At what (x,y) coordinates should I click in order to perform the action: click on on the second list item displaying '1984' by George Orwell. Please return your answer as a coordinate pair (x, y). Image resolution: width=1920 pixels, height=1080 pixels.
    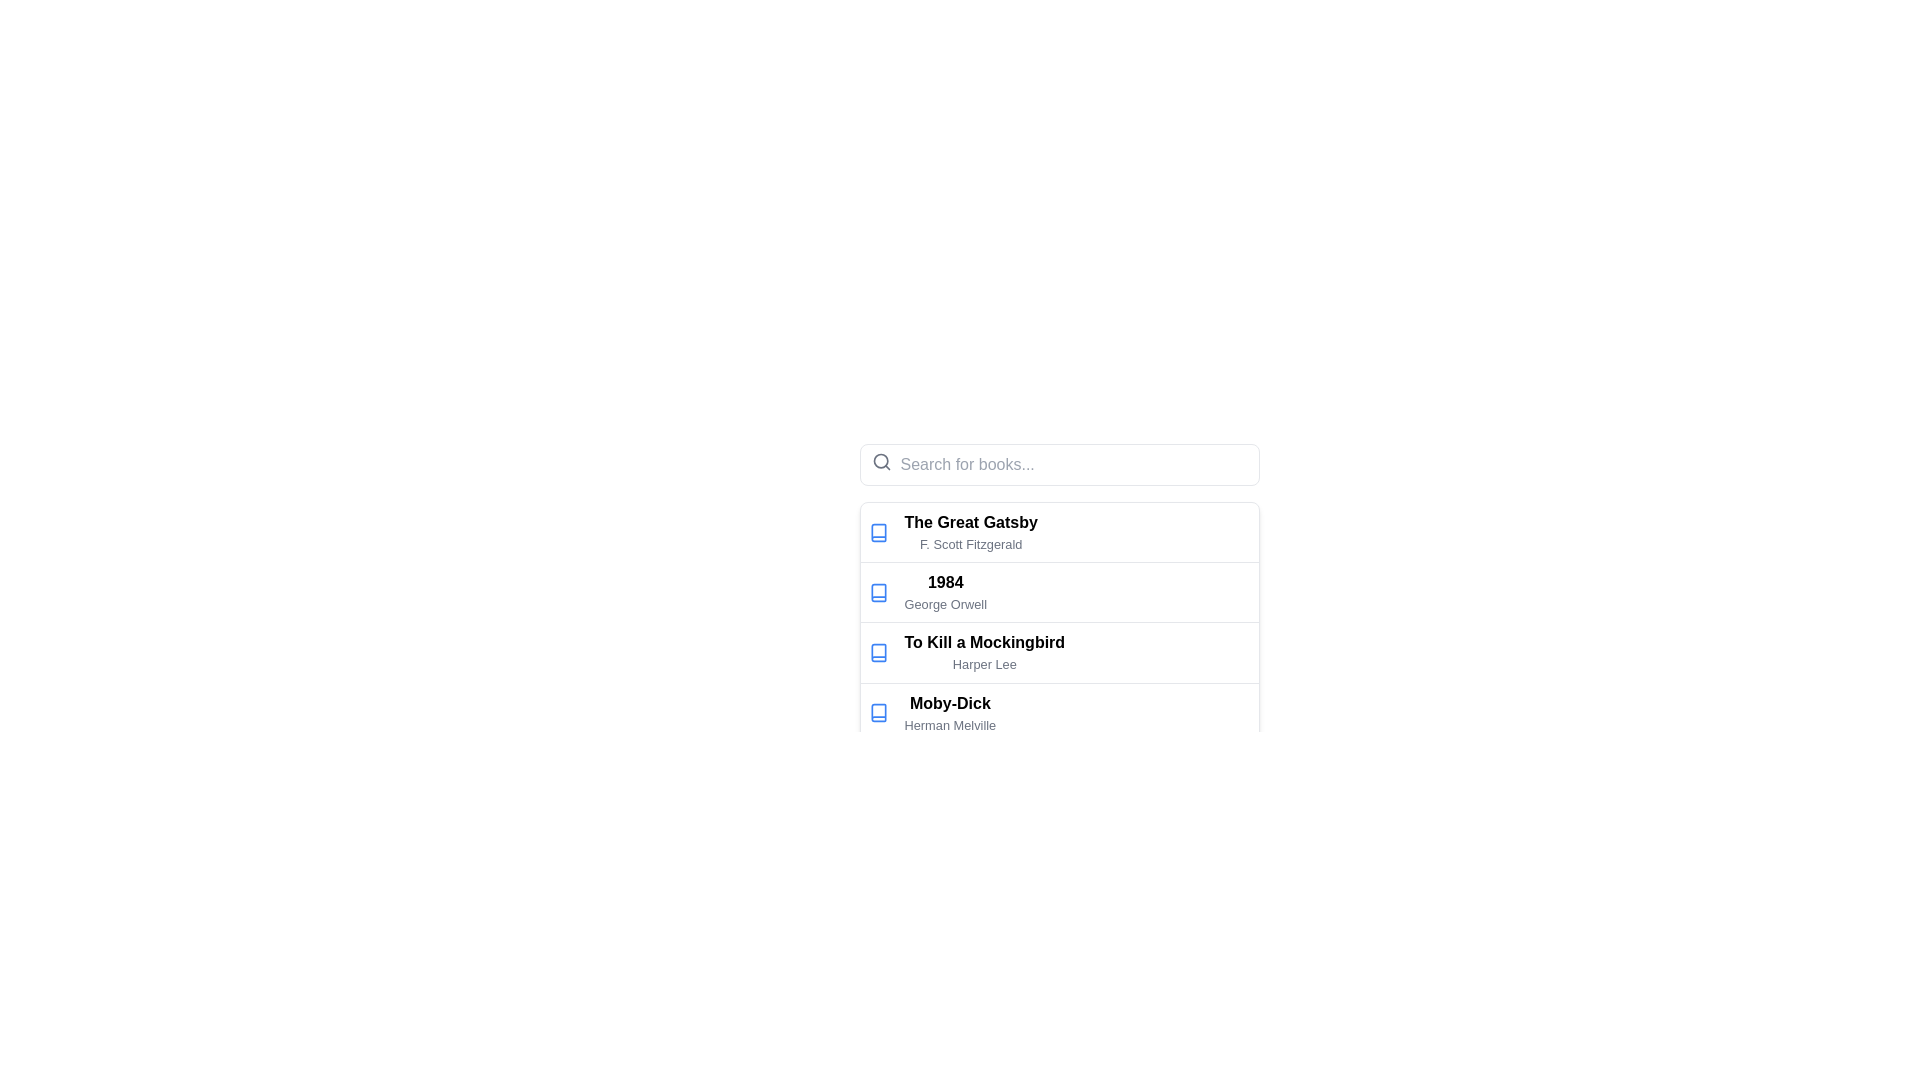
    Looking at the image, I should click on (1058, 591).